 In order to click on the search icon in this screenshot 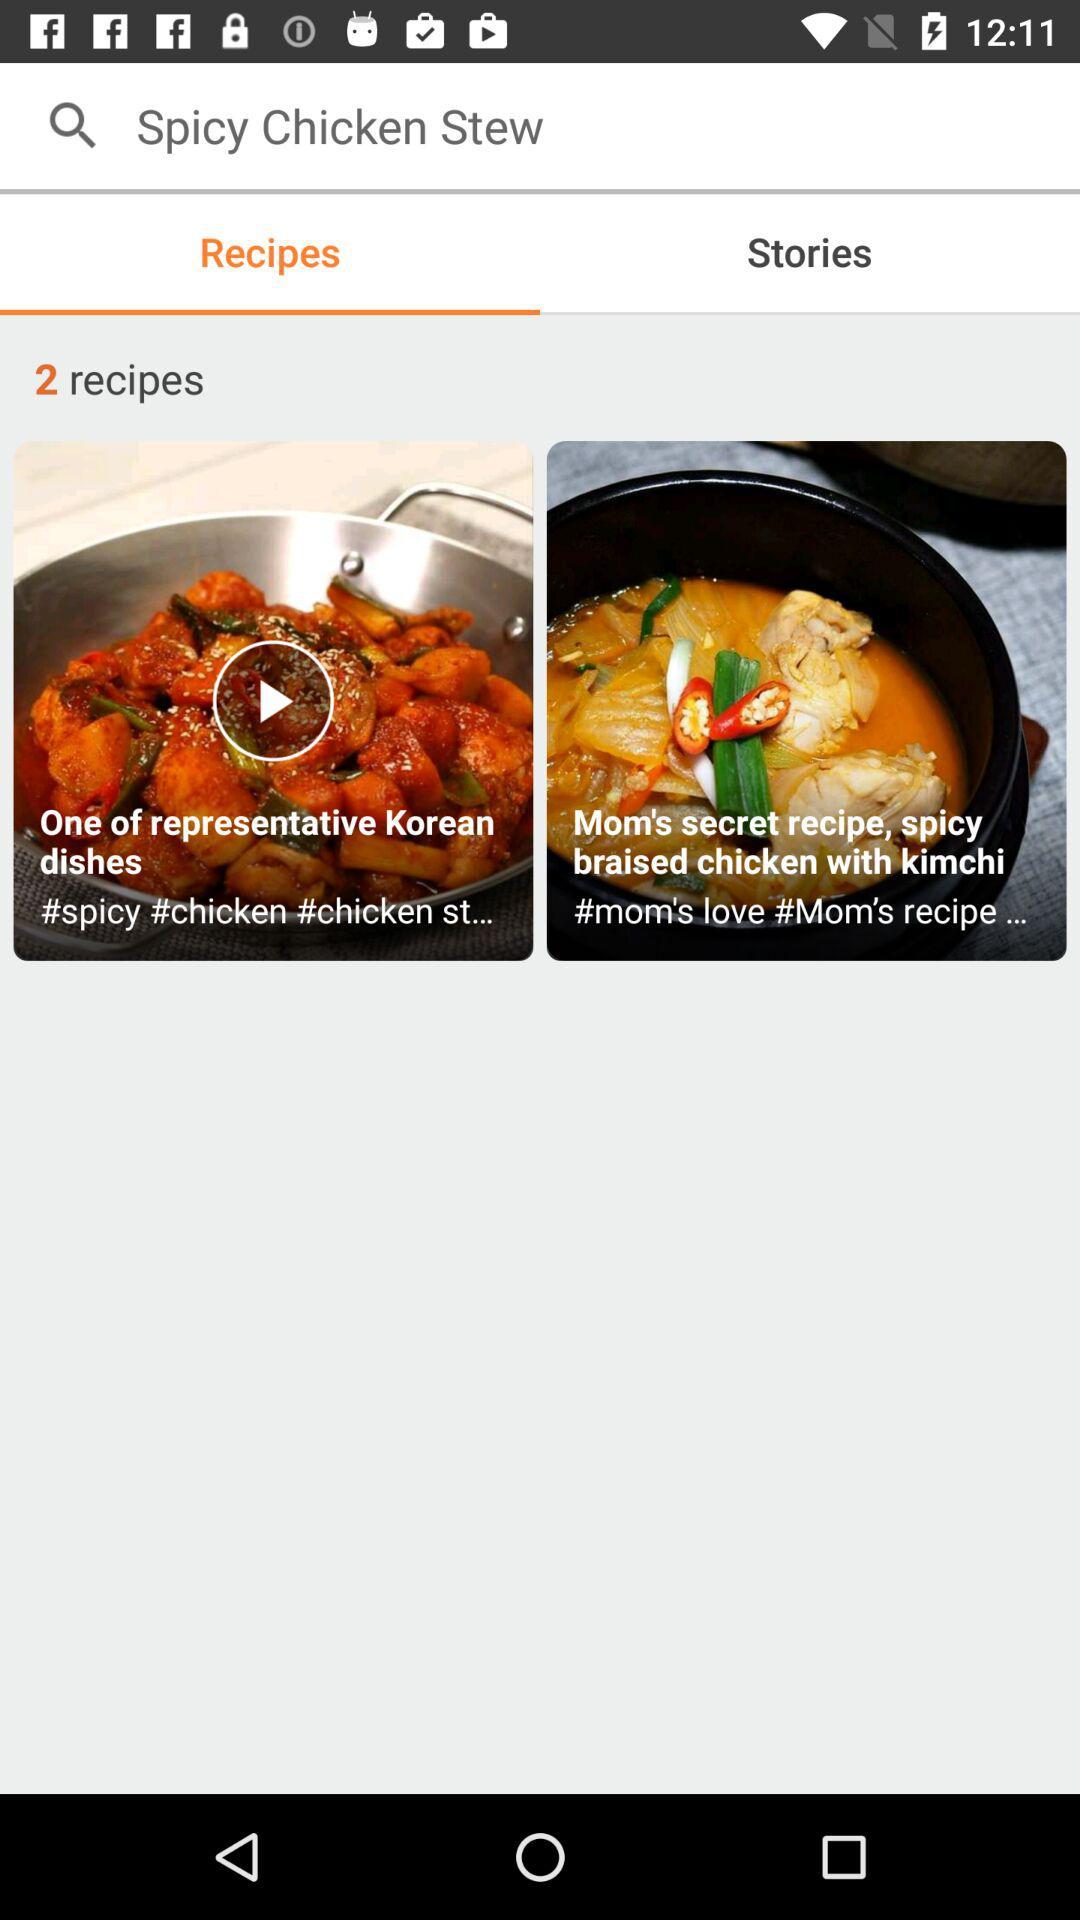, I will do `click(72, 124)`.